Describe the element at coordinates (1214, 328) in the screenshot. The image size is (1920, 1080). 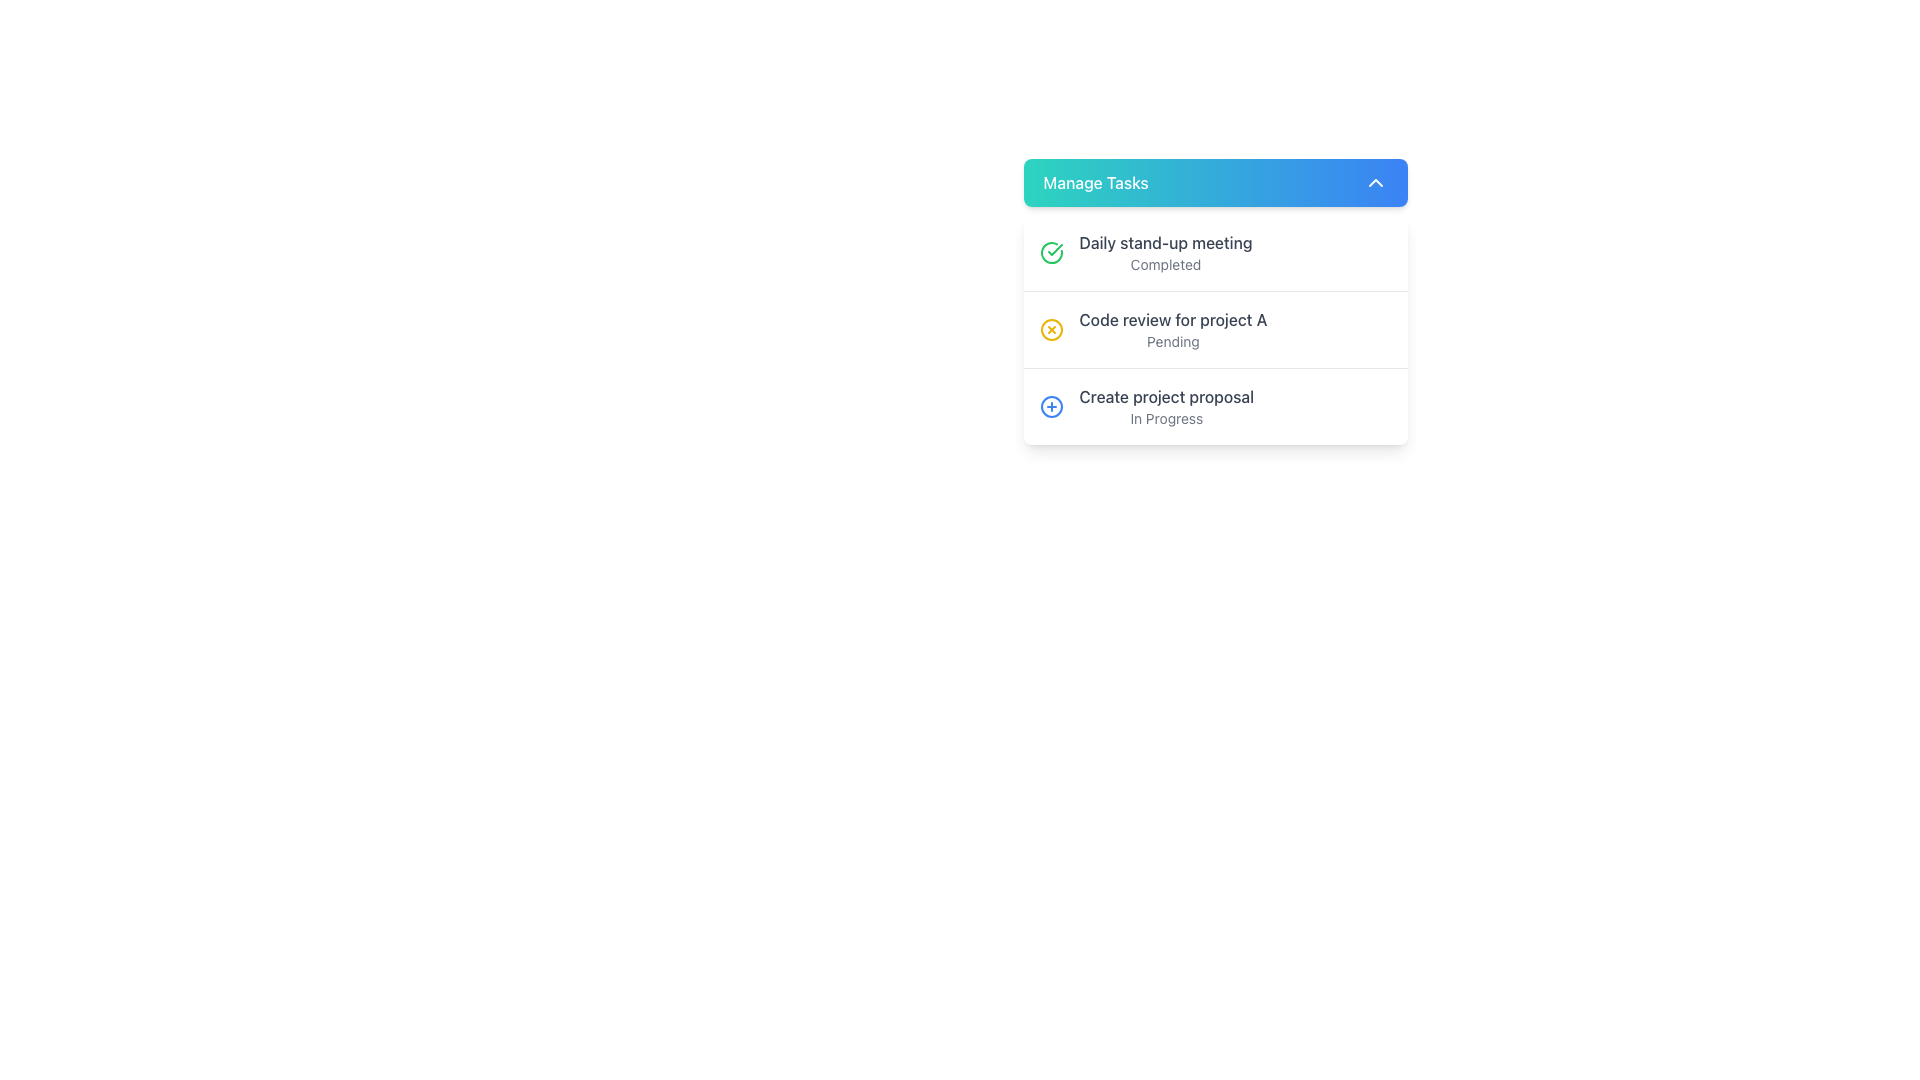
I see `the second task list item which has a yellow circular icon with a cross, a bold text label 'Code review for project A', and a smaller gray text 'Pending'` at that location.